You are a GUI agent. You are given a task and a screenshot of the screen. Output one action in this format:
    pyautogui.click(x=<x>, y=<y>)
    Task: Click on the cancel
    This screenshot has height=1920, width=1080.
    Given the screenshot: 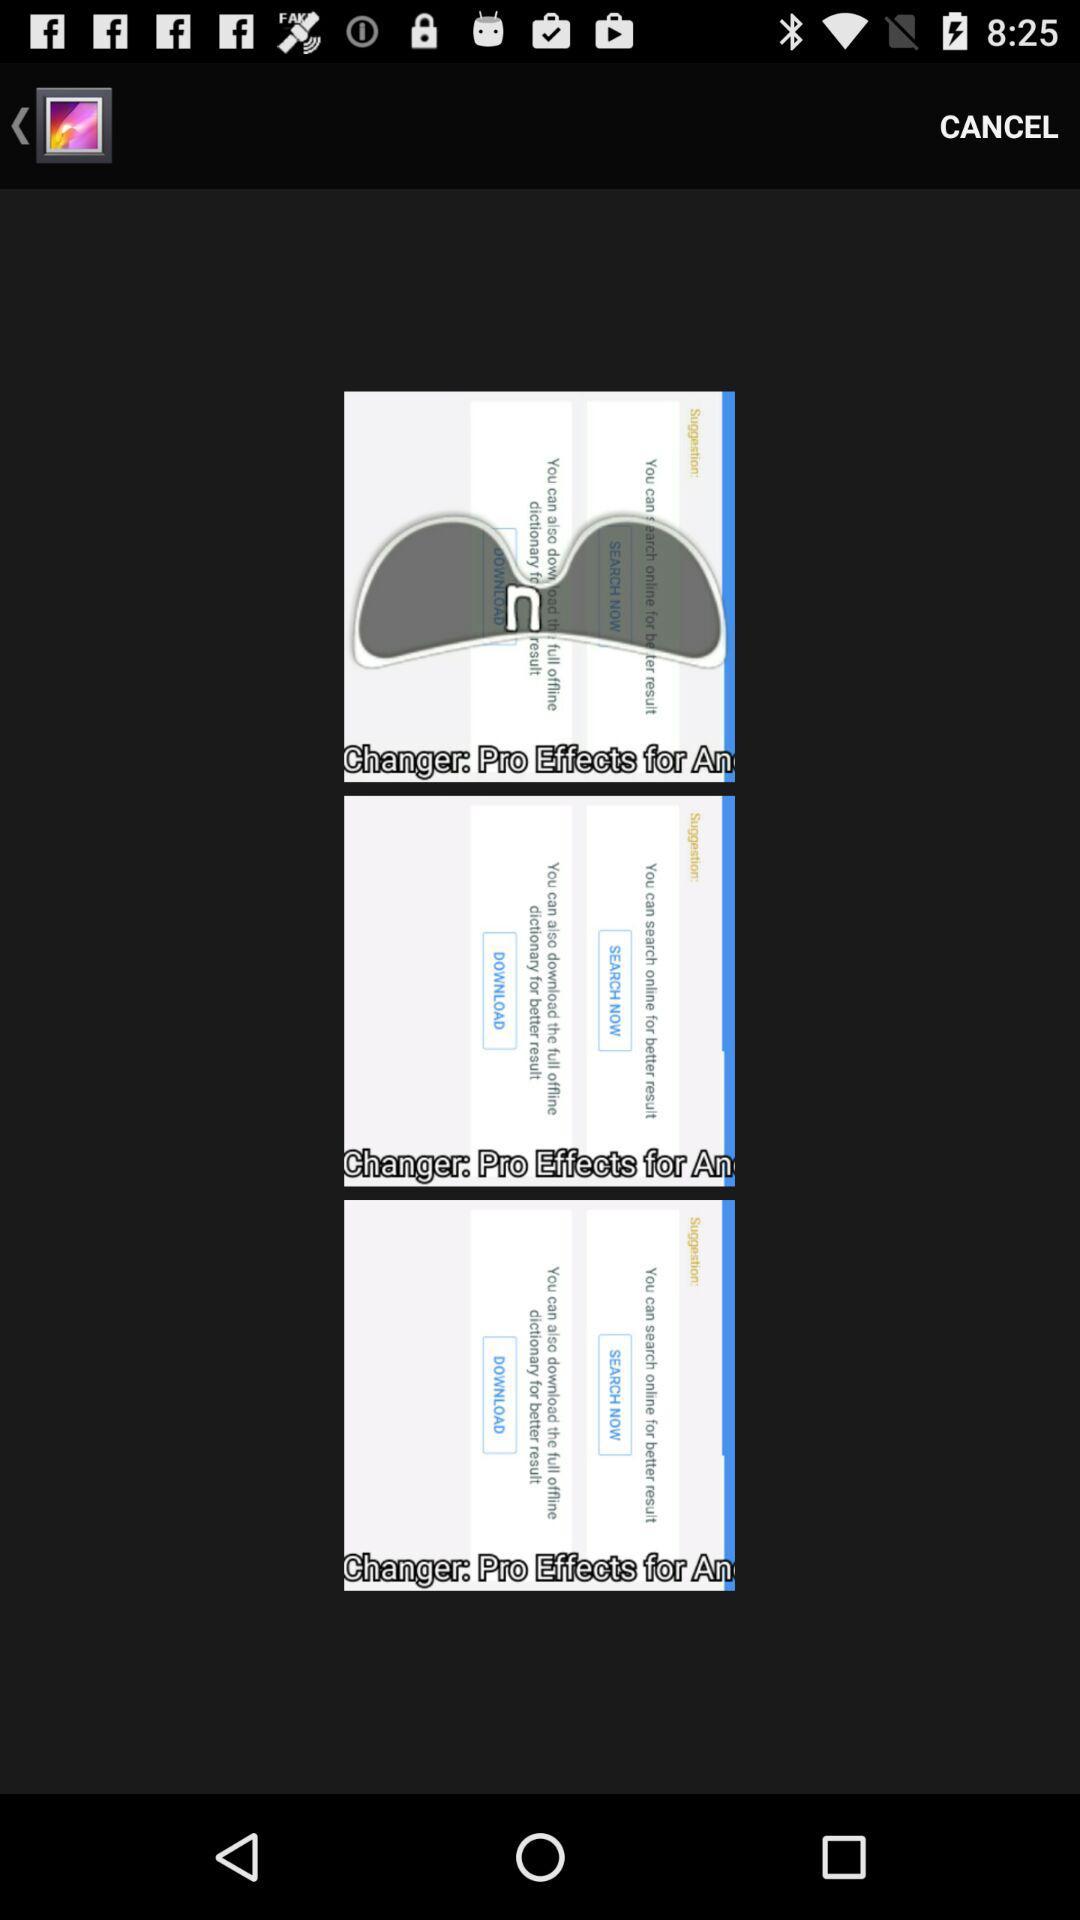 What is the action you would take?
    pyautogui.click(x=999, y=124)
    